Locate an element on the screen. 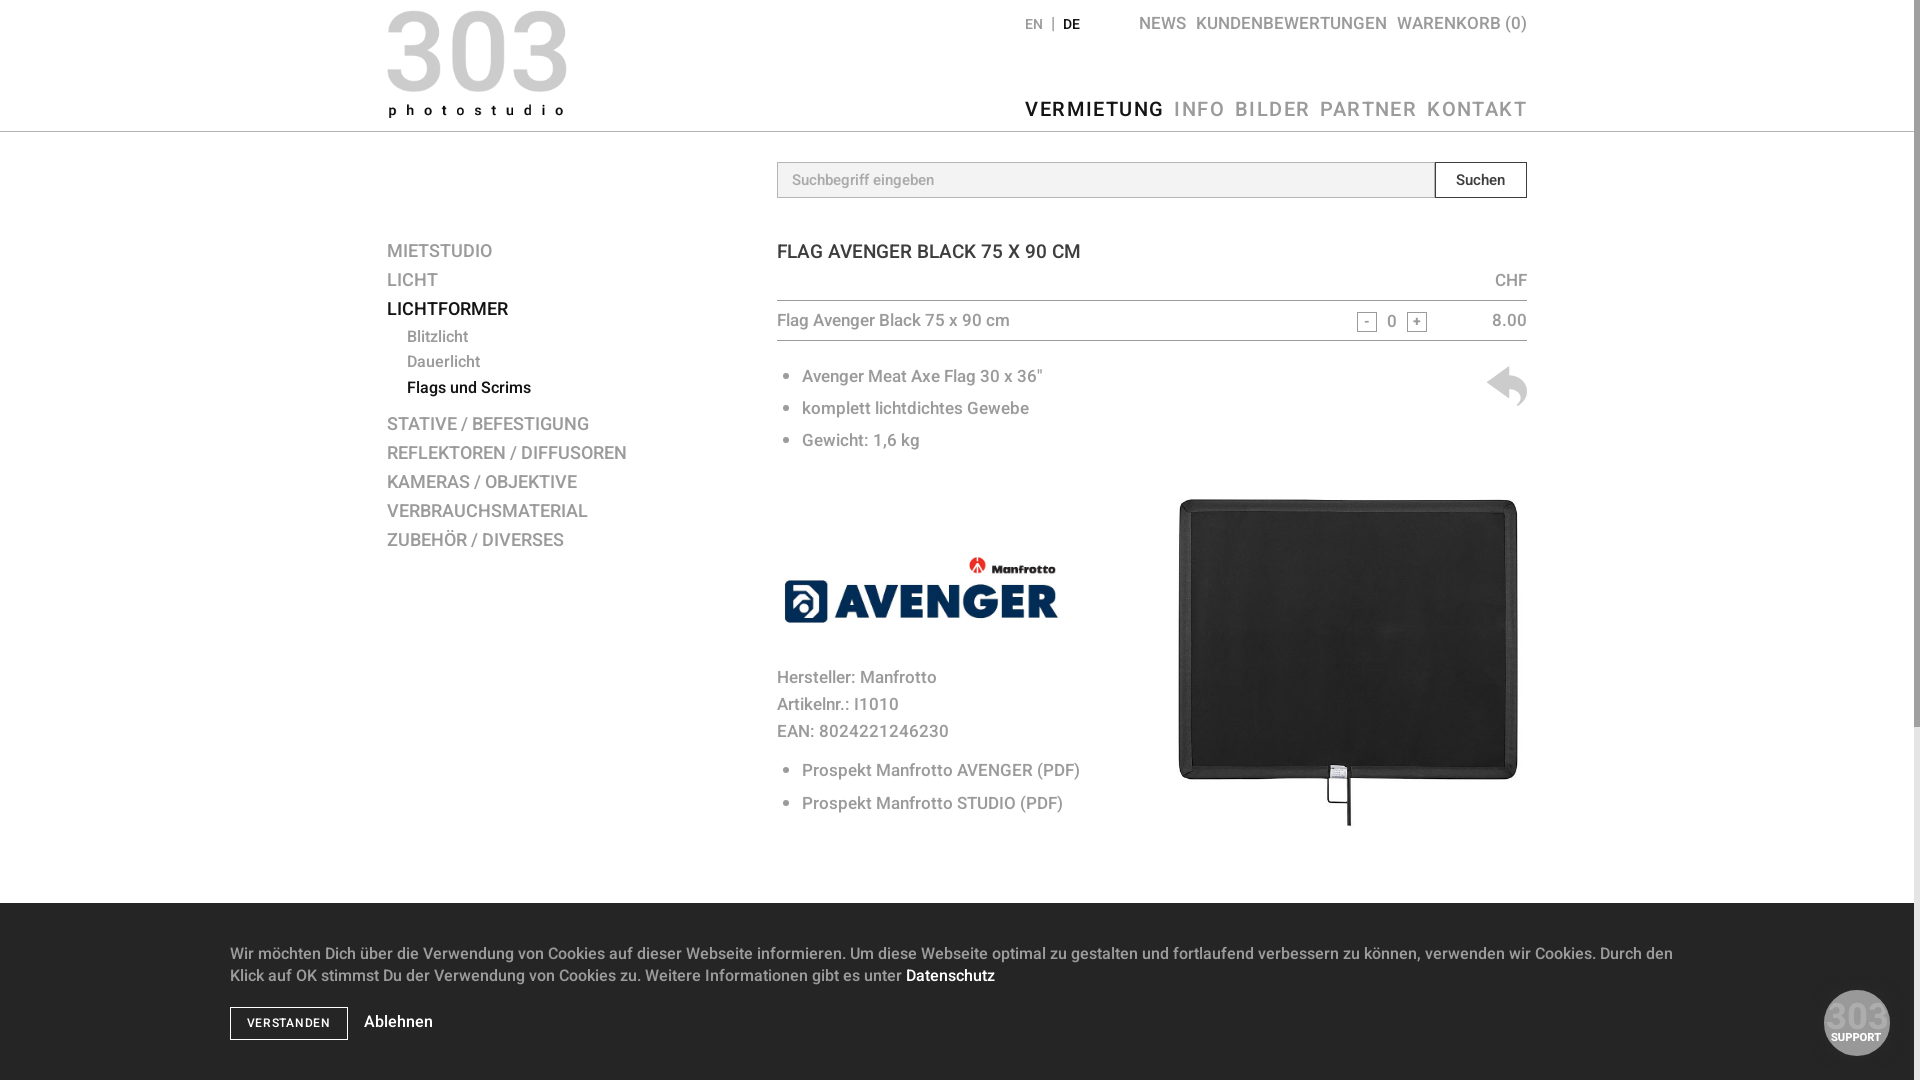 The image size is (1920, 1080). 'WARENKORB (0)' is located at coordinates (1462, 23).